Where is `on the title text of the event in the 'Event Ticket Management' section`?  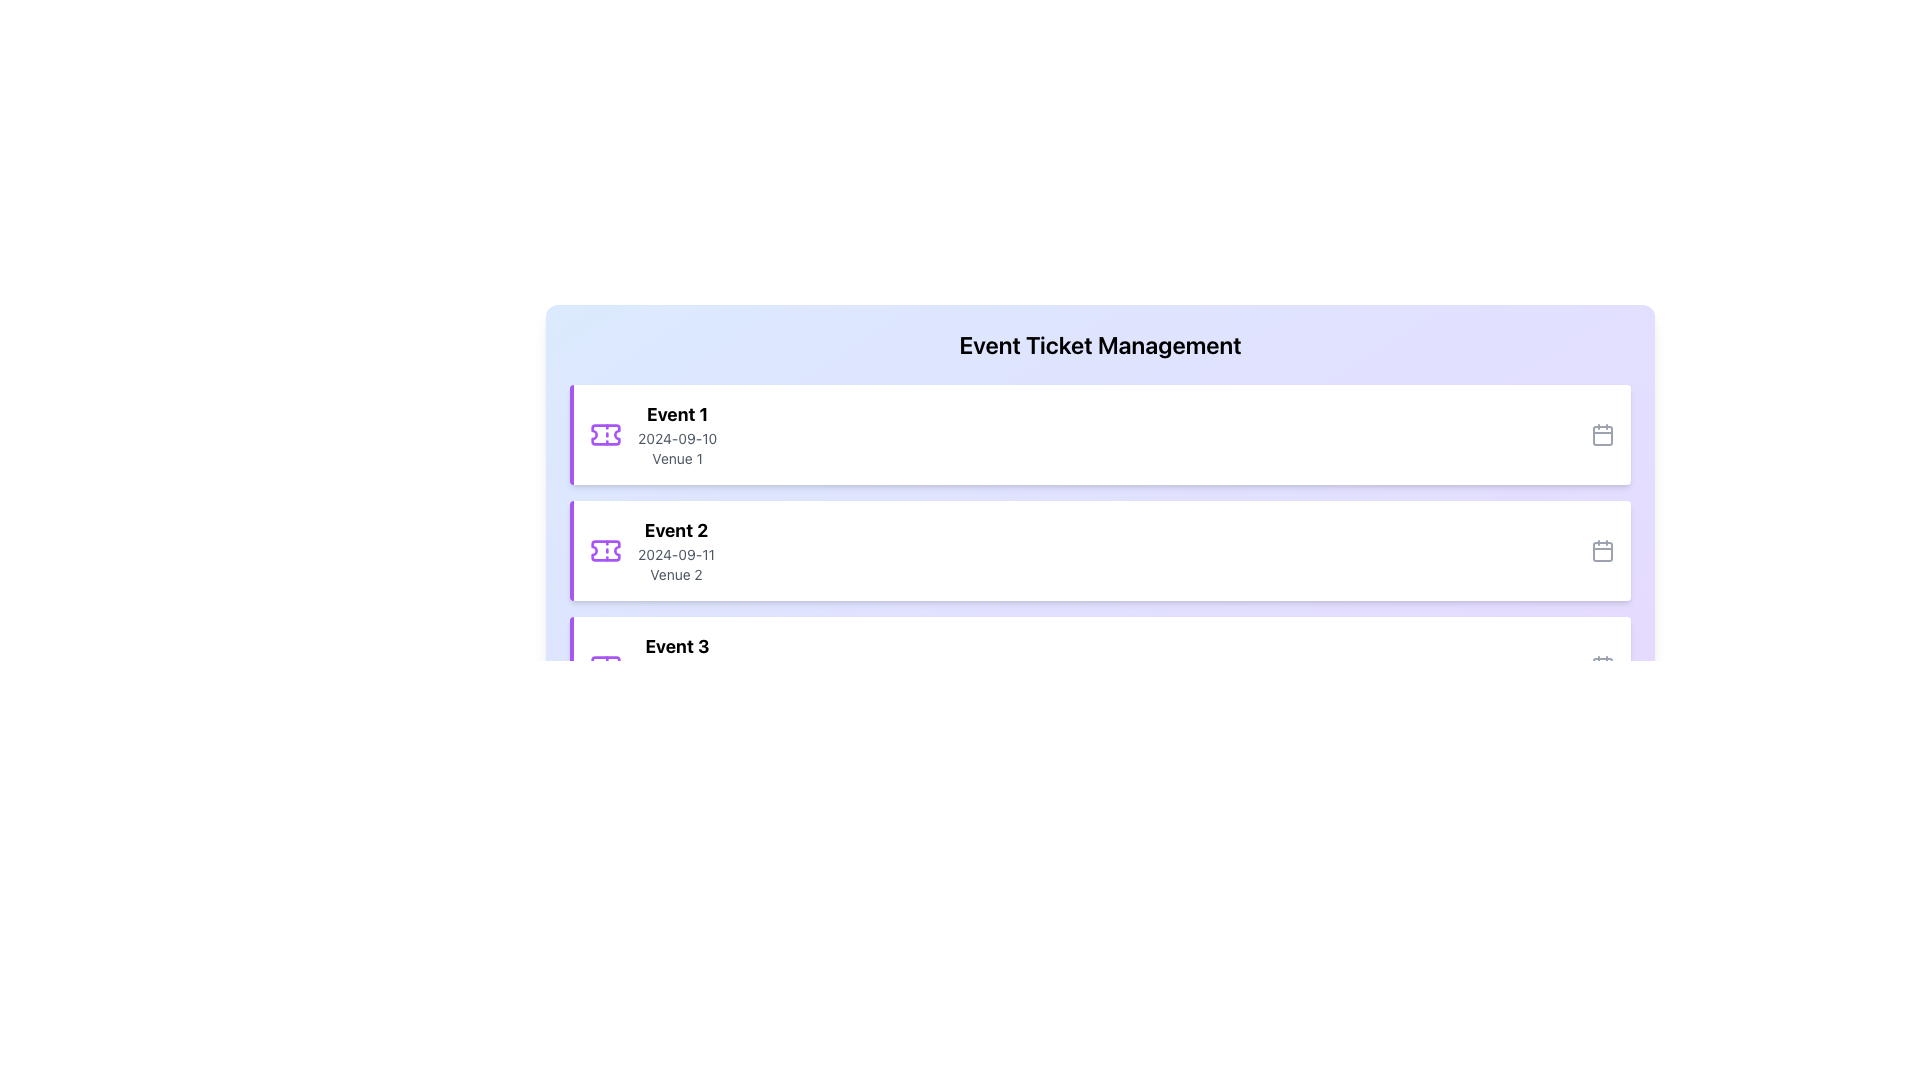
on the title text of the event in the 'Event Ticket Management' section is located at coordinates (677, 414).